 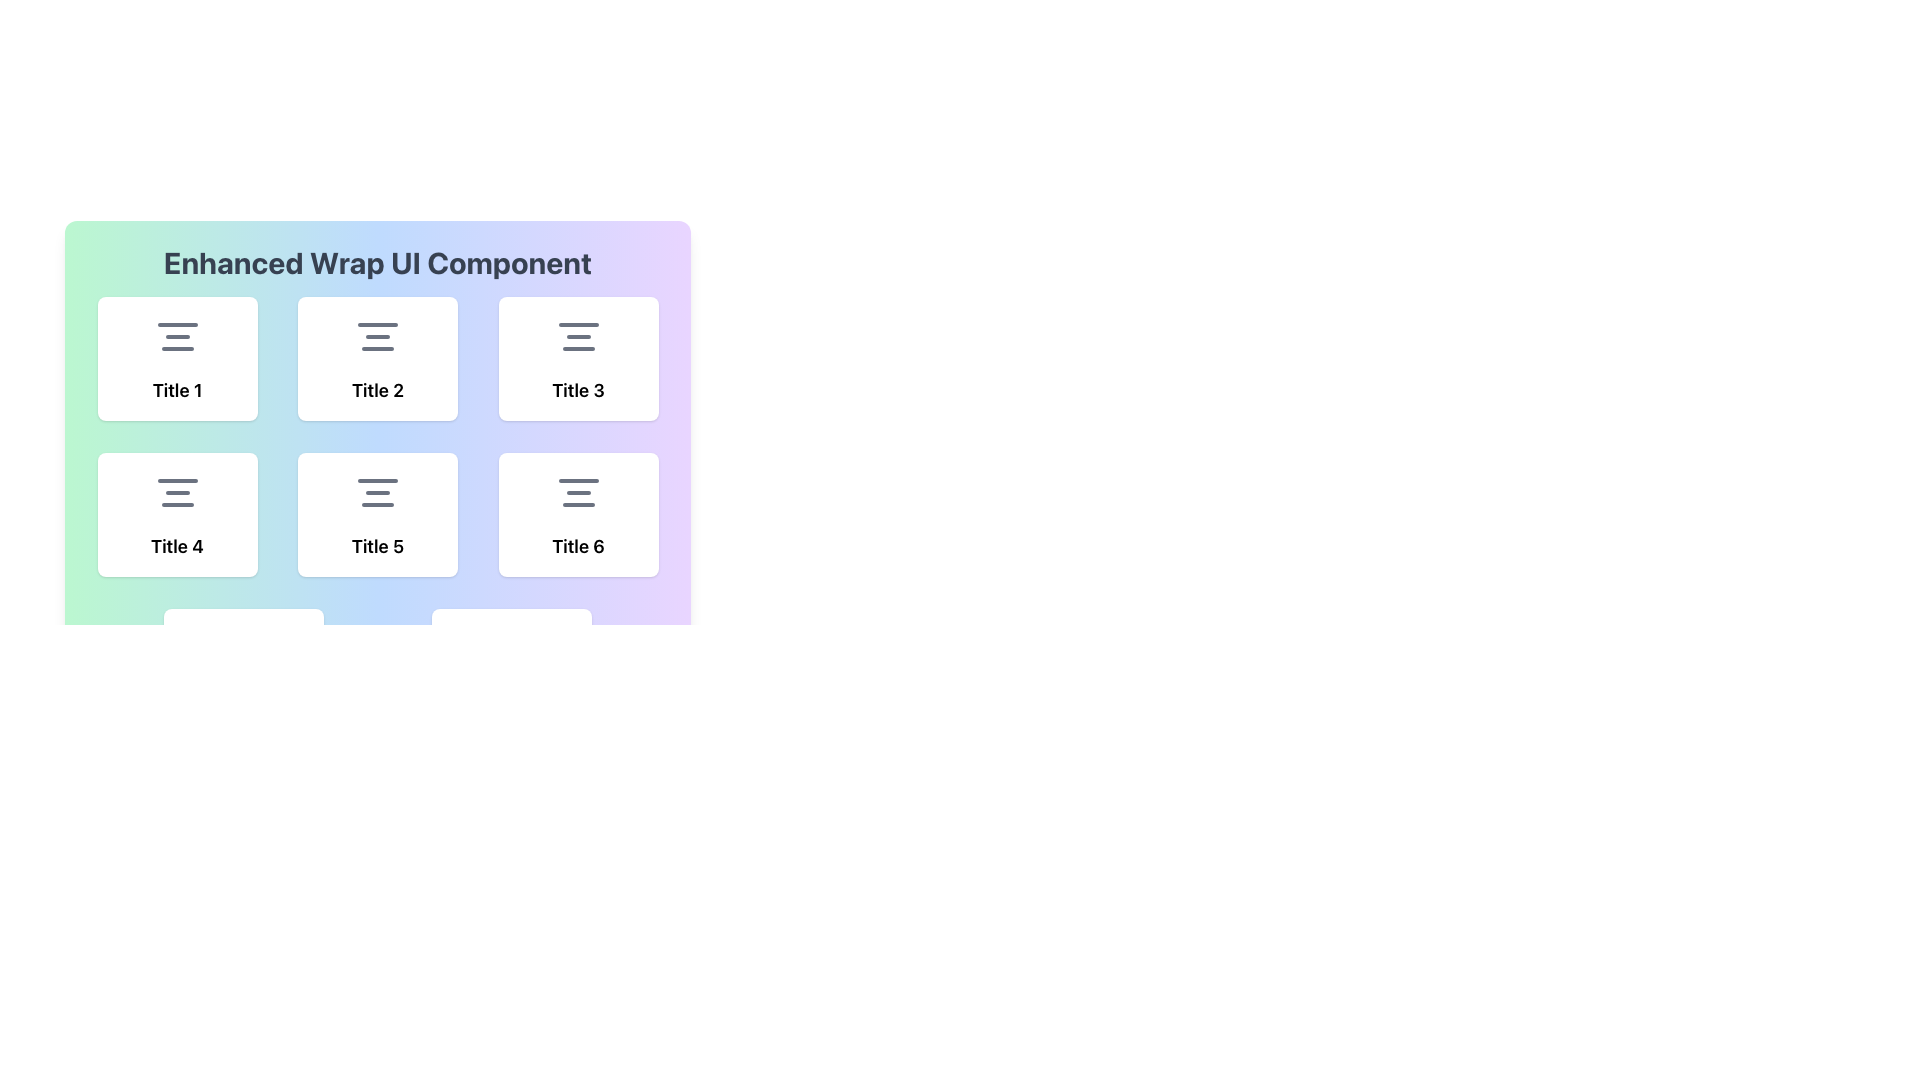 I want to click on the Clickable Card featuring 'Title 4' in bold text, located in the middle-left of the second row of the grid, to interact with it, so click(x=177, y=514).